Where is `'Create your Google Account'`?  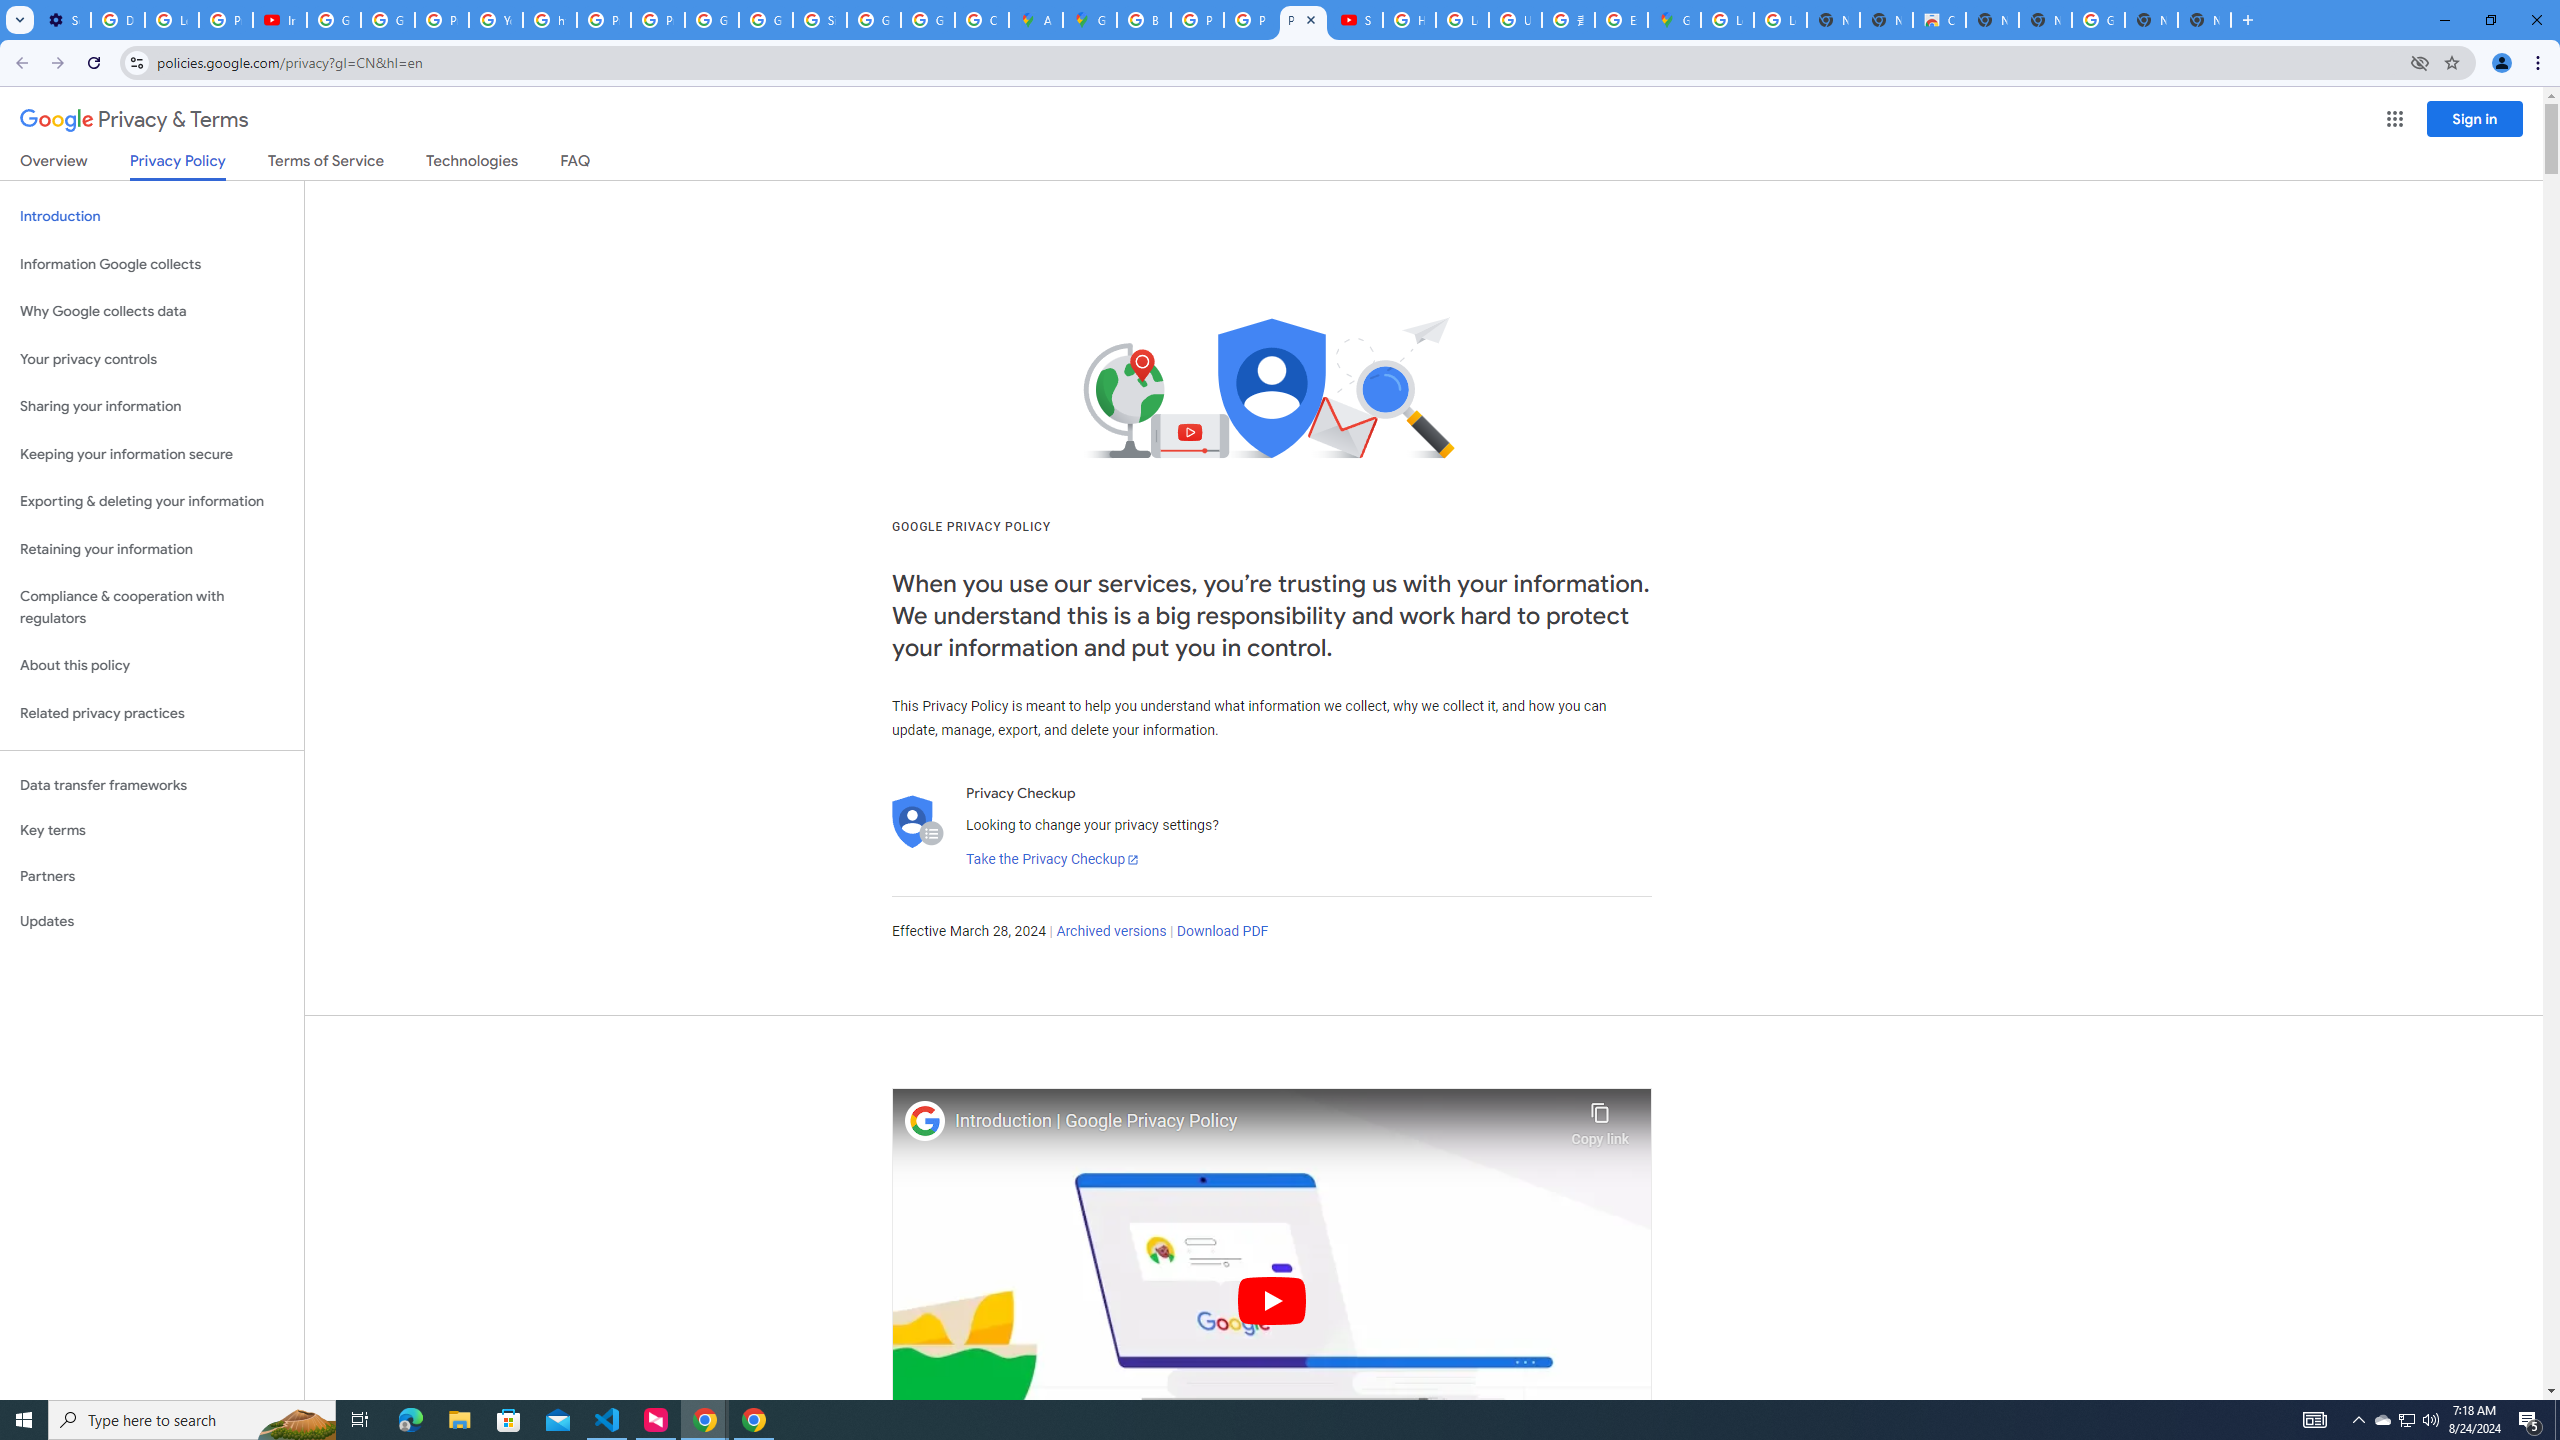 'Create your Google Account' is located at coordinates (982, 19).